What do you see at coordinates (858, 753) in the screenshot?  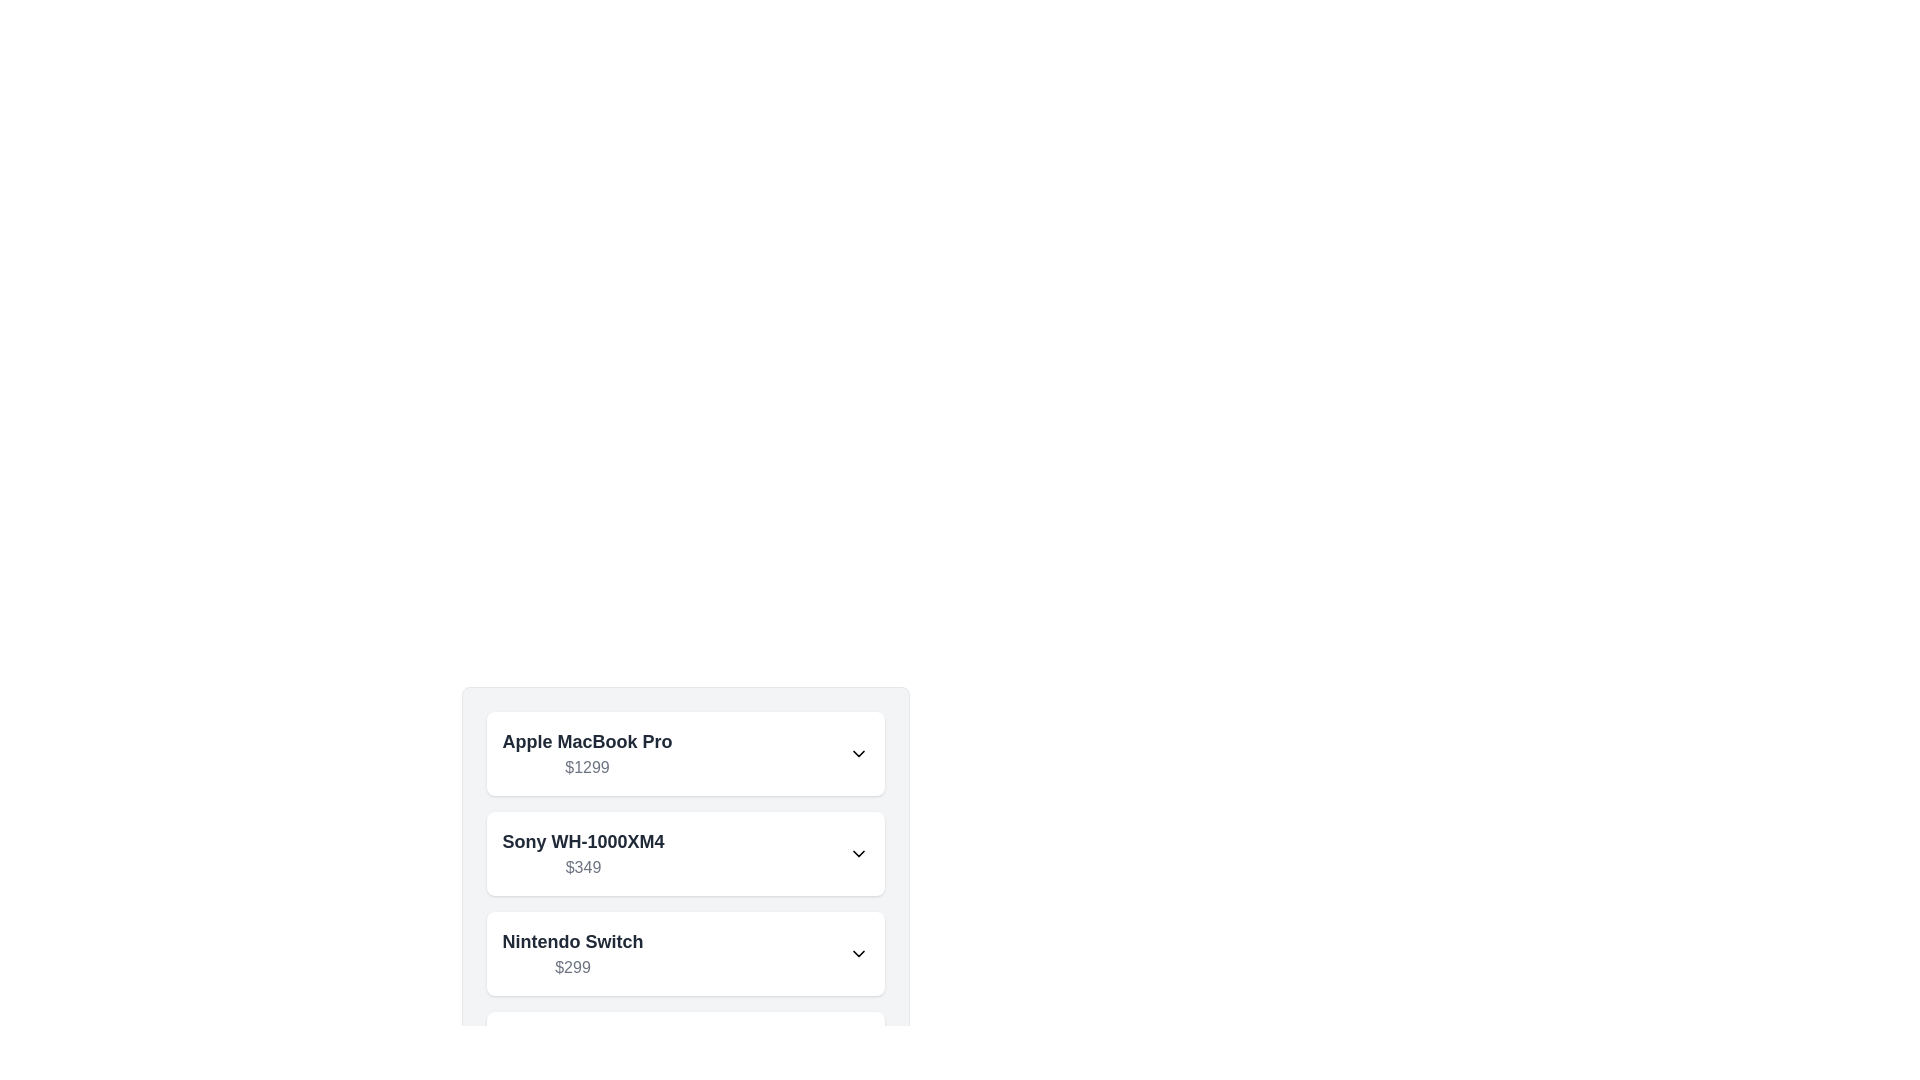 I see `the button with an interactive chevron icon located at the far right of the 'Apple MacBook Pro $1299' section` at bounding box center [858, 753].